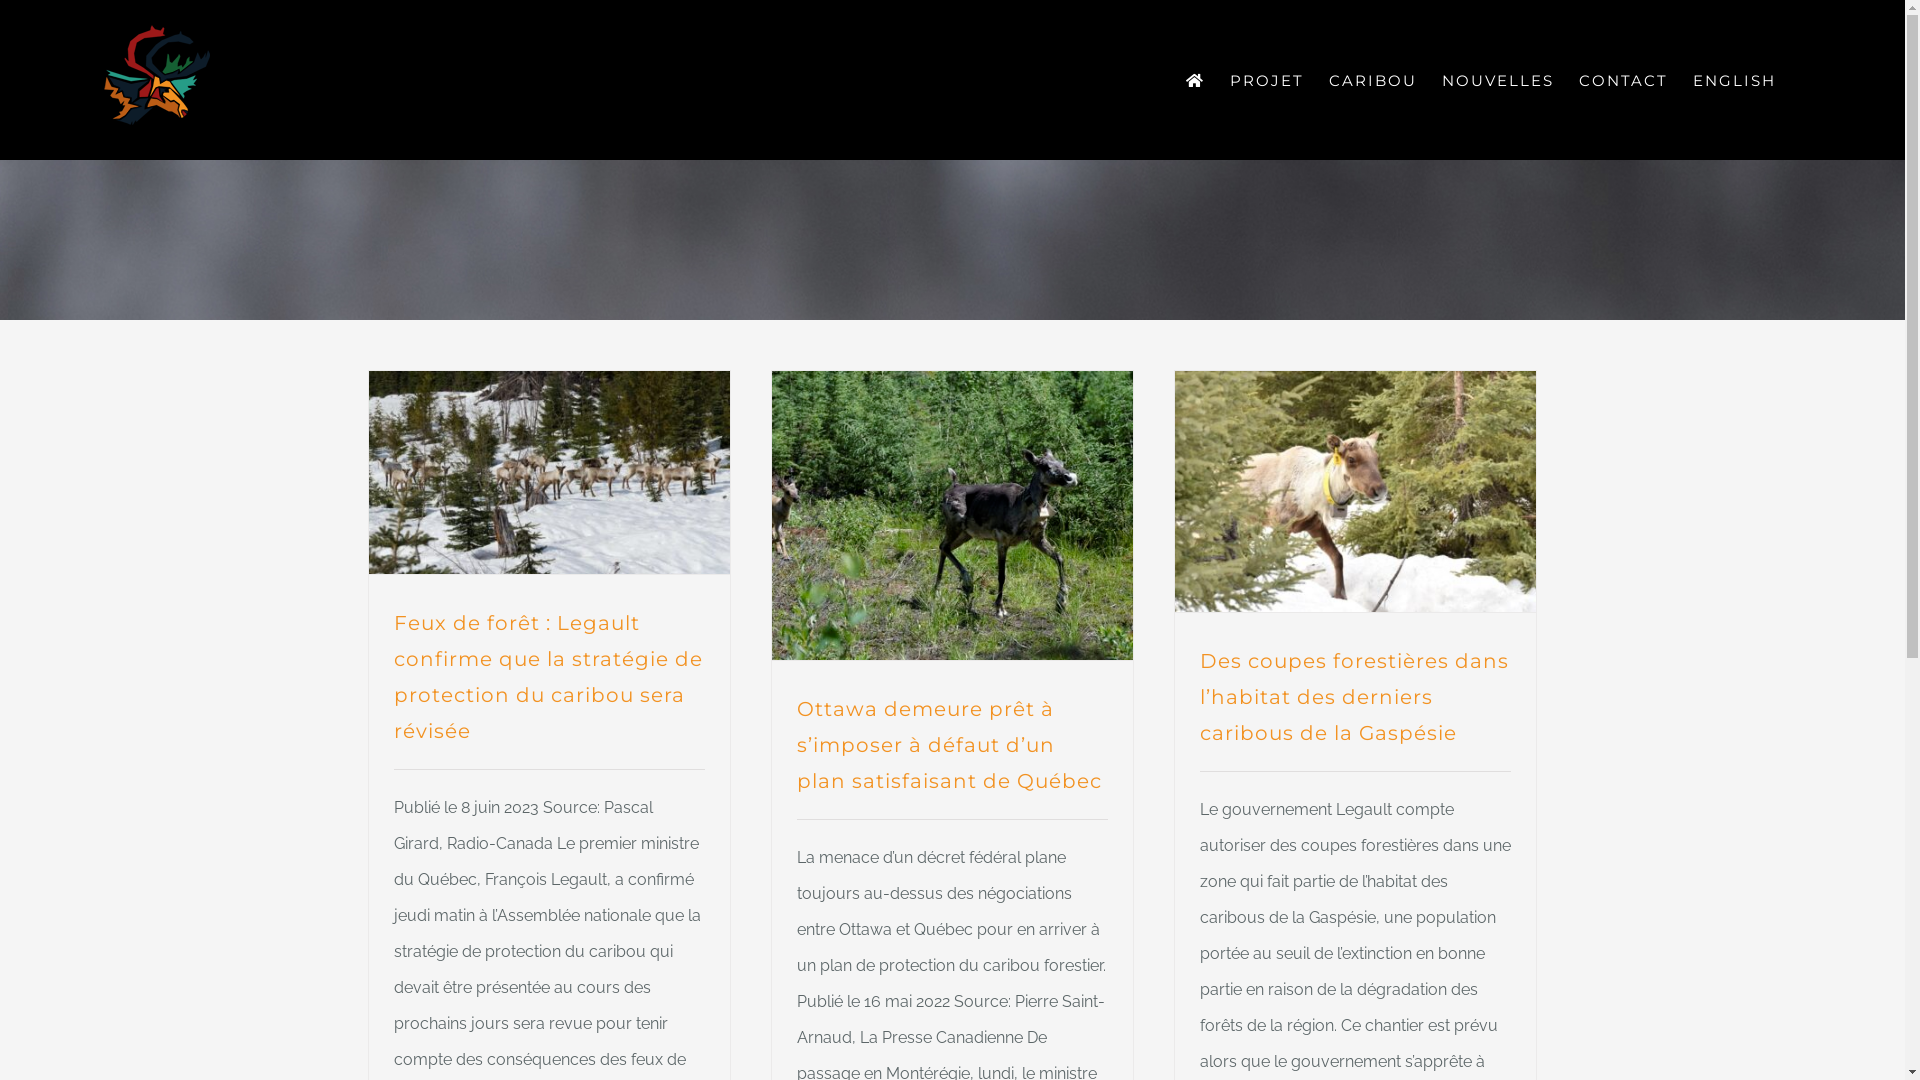 The image size is (1920, 1080). What do you see at coordinates (1497, 79) in the screenshot?
I see `'NOUVELLES'` at bounding box center [1497, 79].